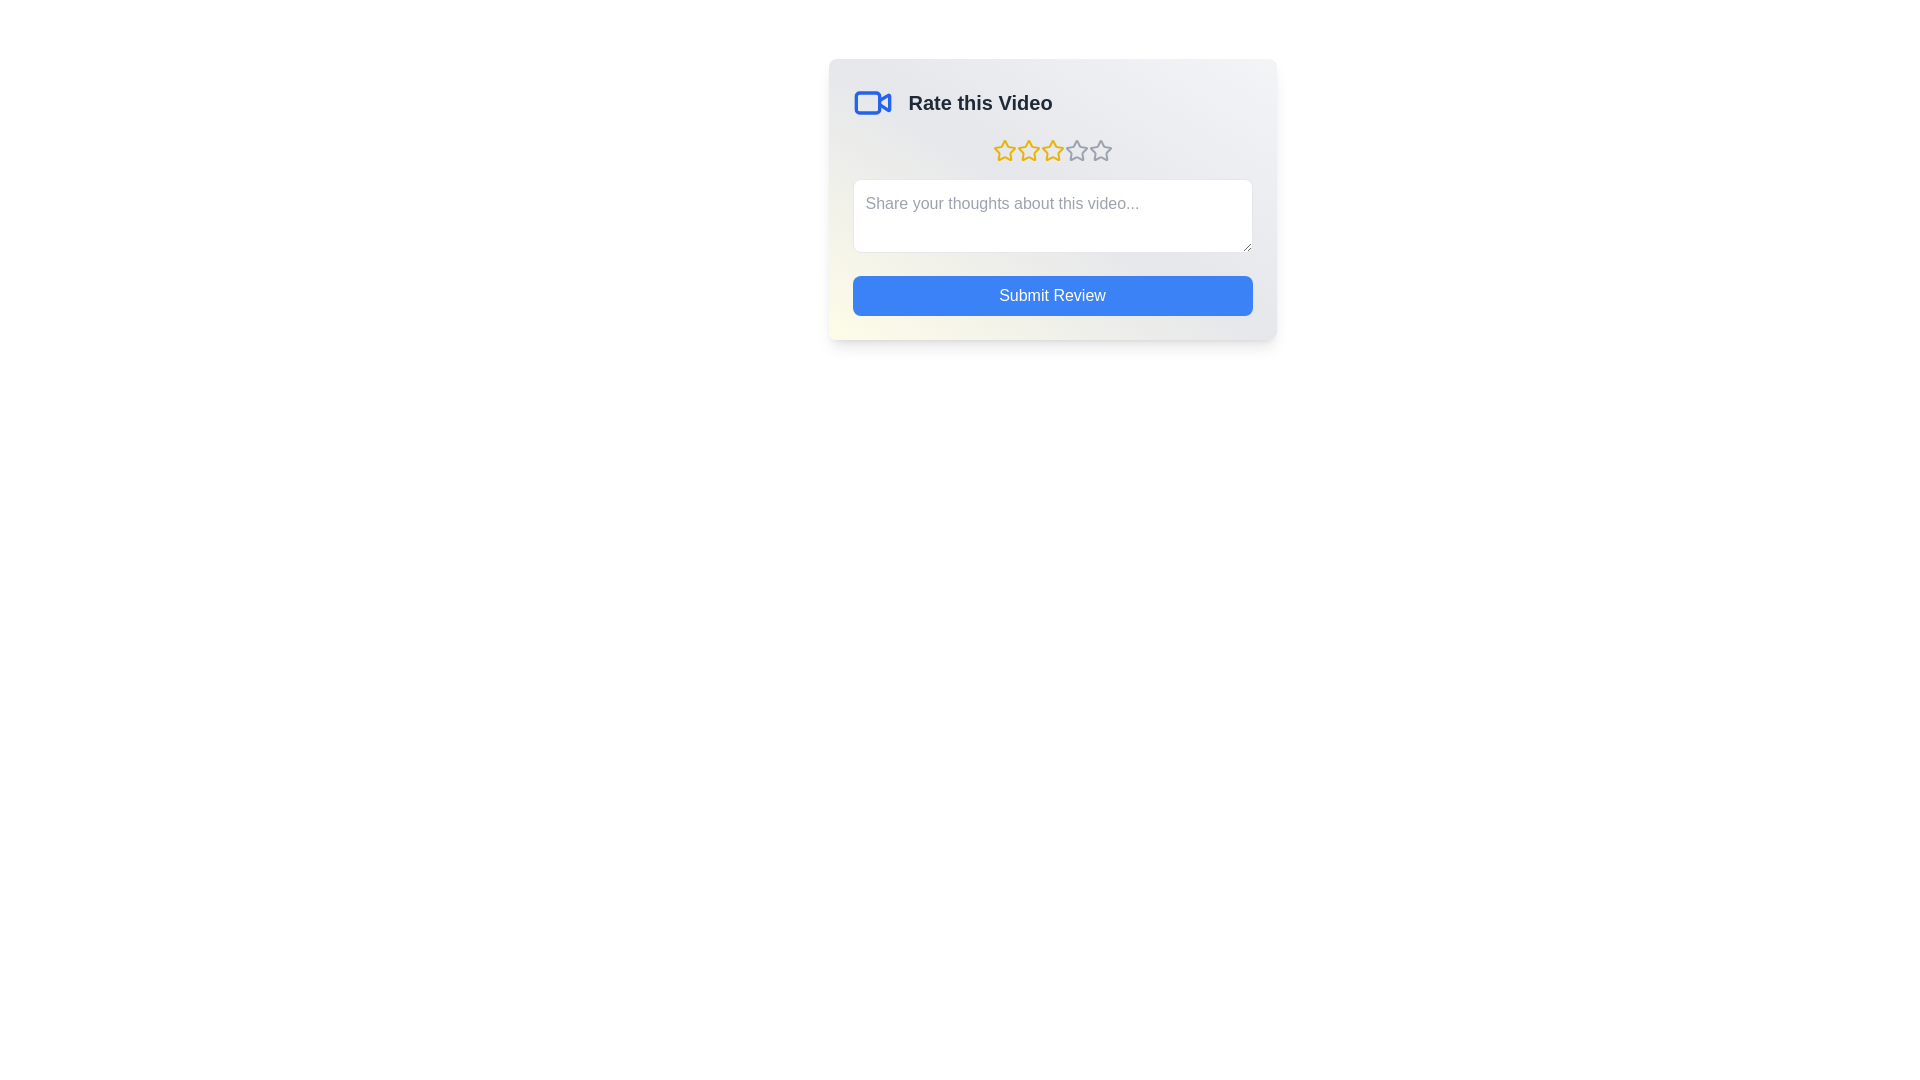 The height and width of the screenshot is (1080, 1920). I want to click on the rating to 2 stars by clicking on the respective star, so click(1028, 149).